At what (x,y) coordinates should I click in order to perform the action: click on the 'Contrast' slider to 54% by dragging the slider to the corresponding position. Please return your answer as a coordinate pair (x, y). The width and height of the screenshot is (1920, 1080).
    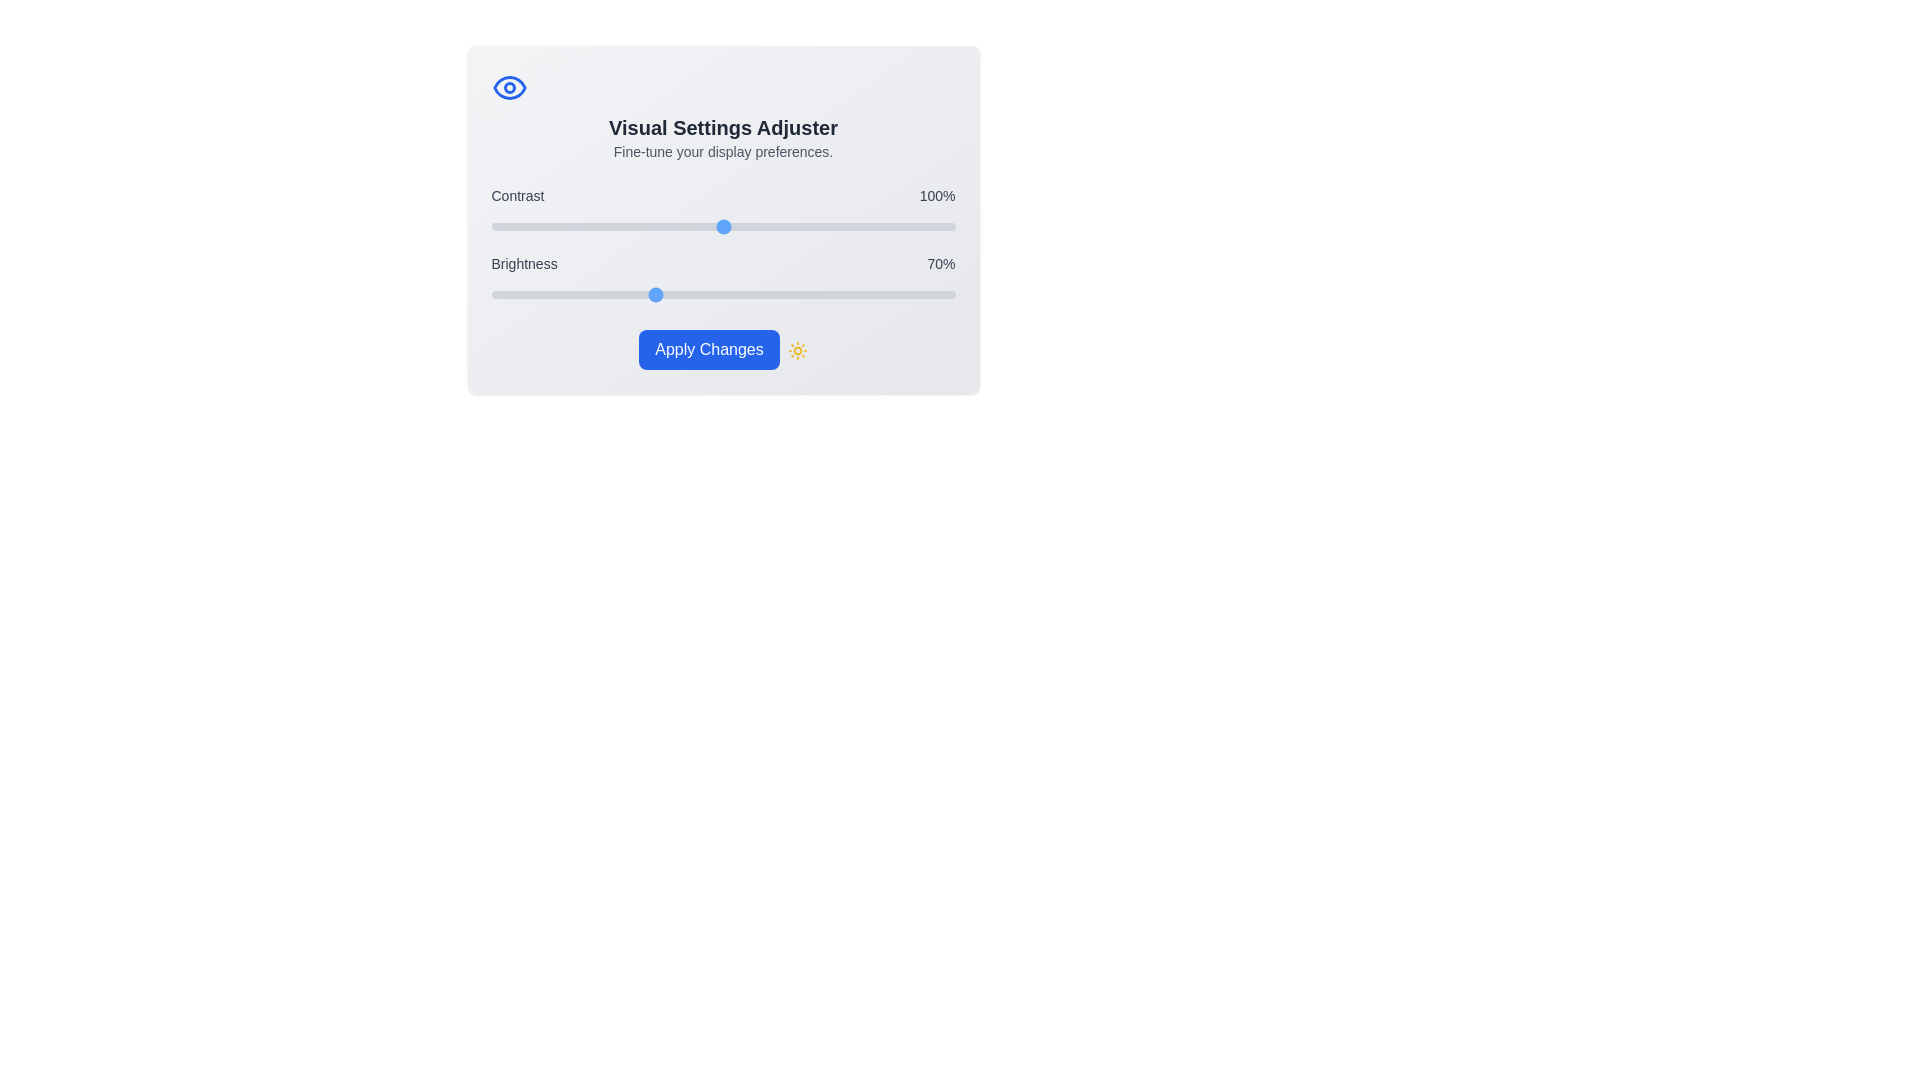
    Looking at the image, I should click on (615, 226).